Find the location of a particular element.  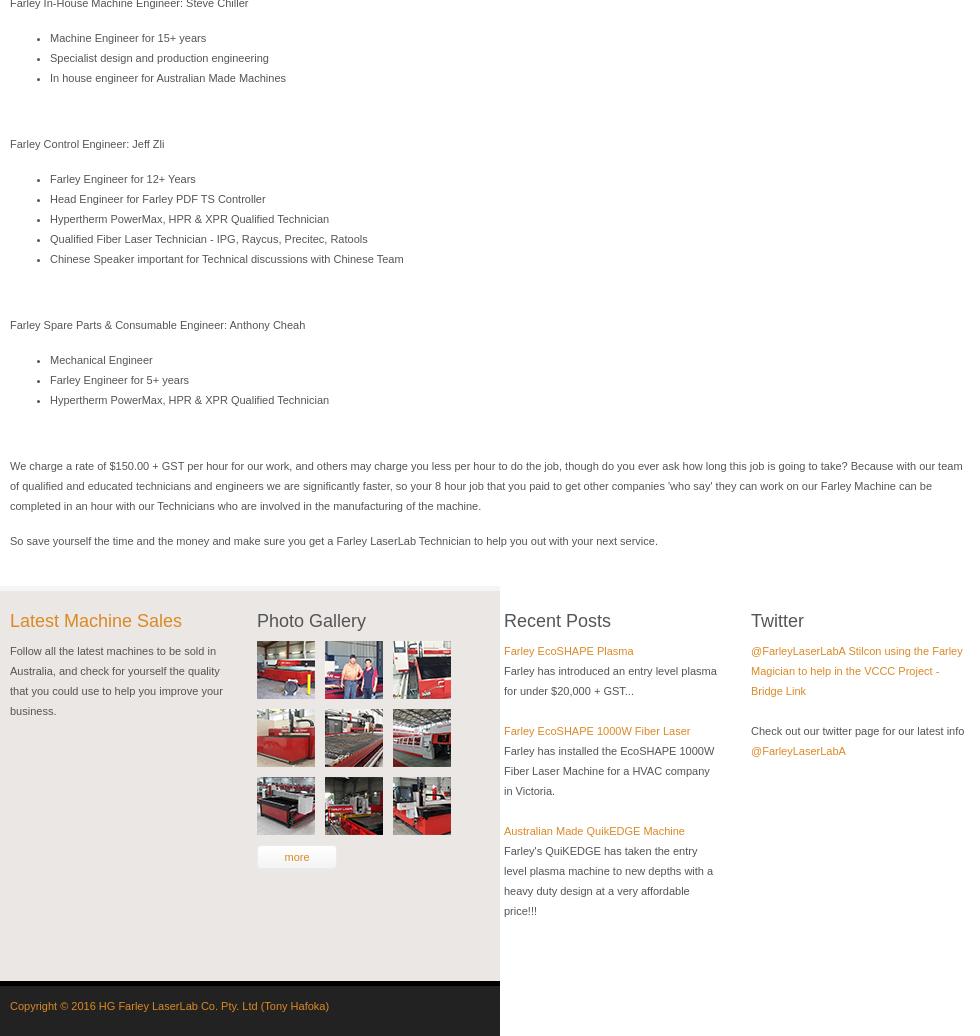

'Farley Engineer for 12+ Years' is located at coordinates (49, 179).